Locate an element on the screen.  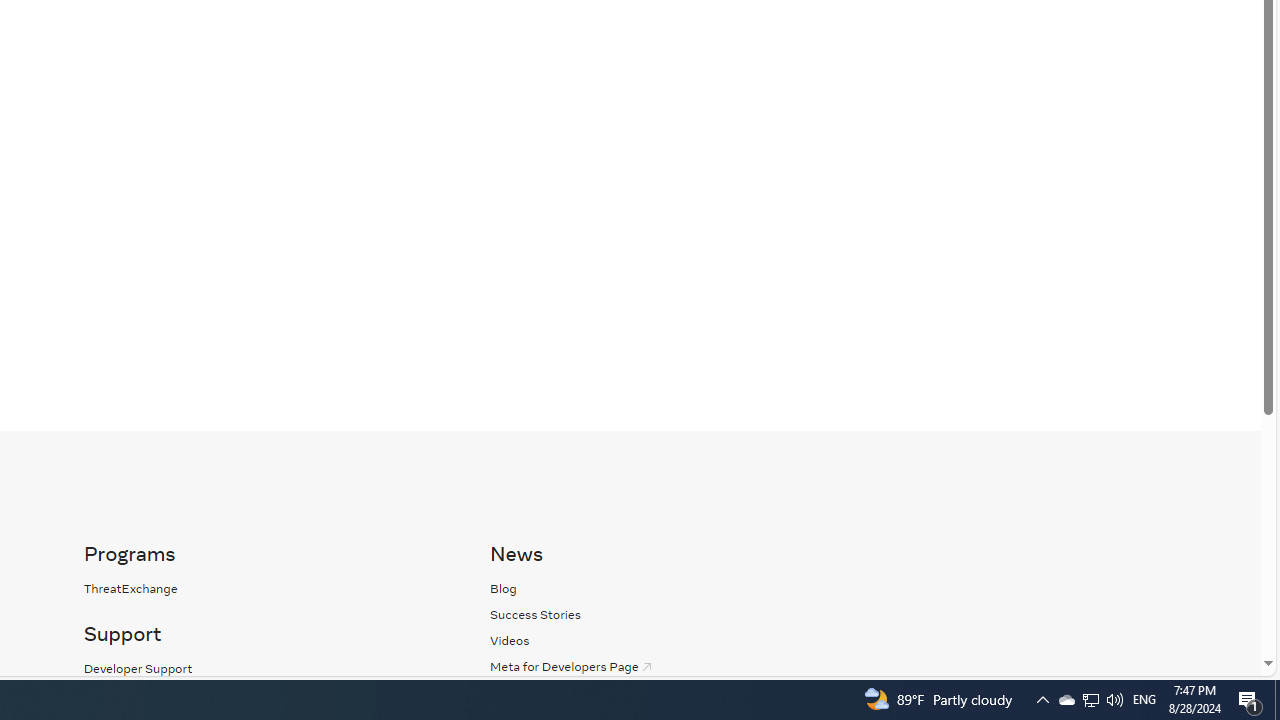
'Developer Support' is located at coordinates (137, 668).